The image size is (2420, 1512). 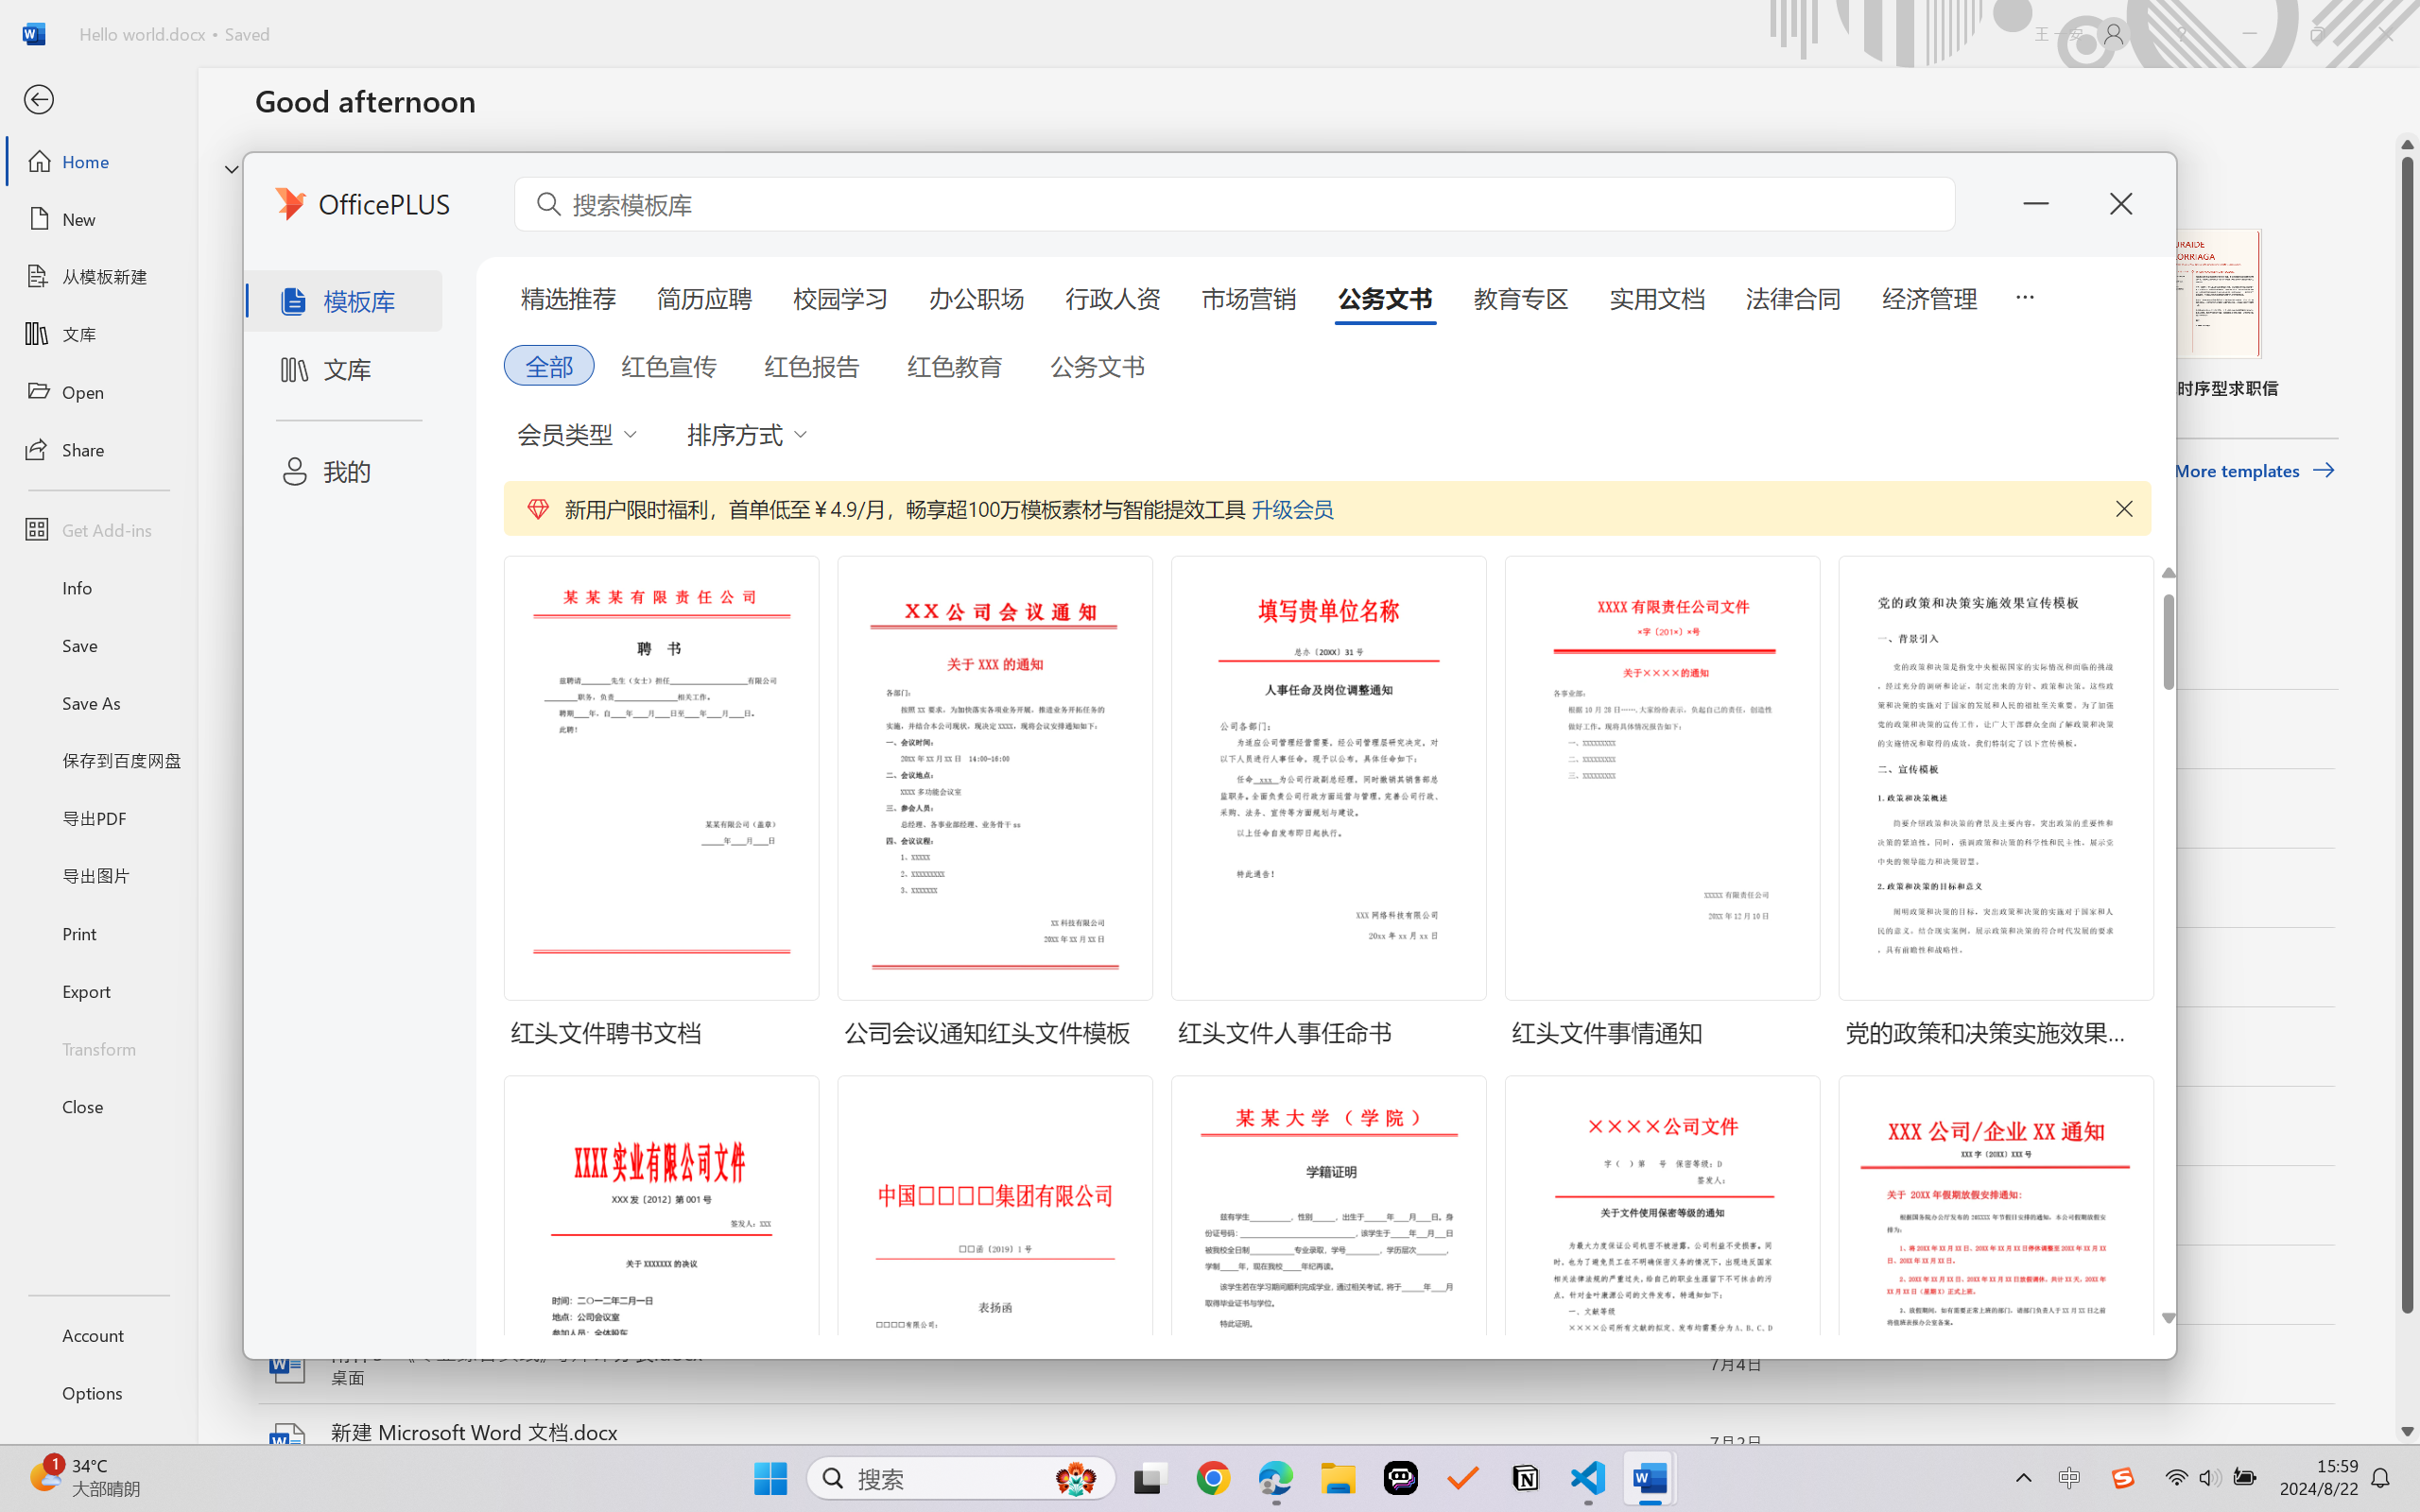 What do you see at coordinates (2318, 33) in the screenshot?
I see `'Restore Down'` at bounding box center [2318, 33].